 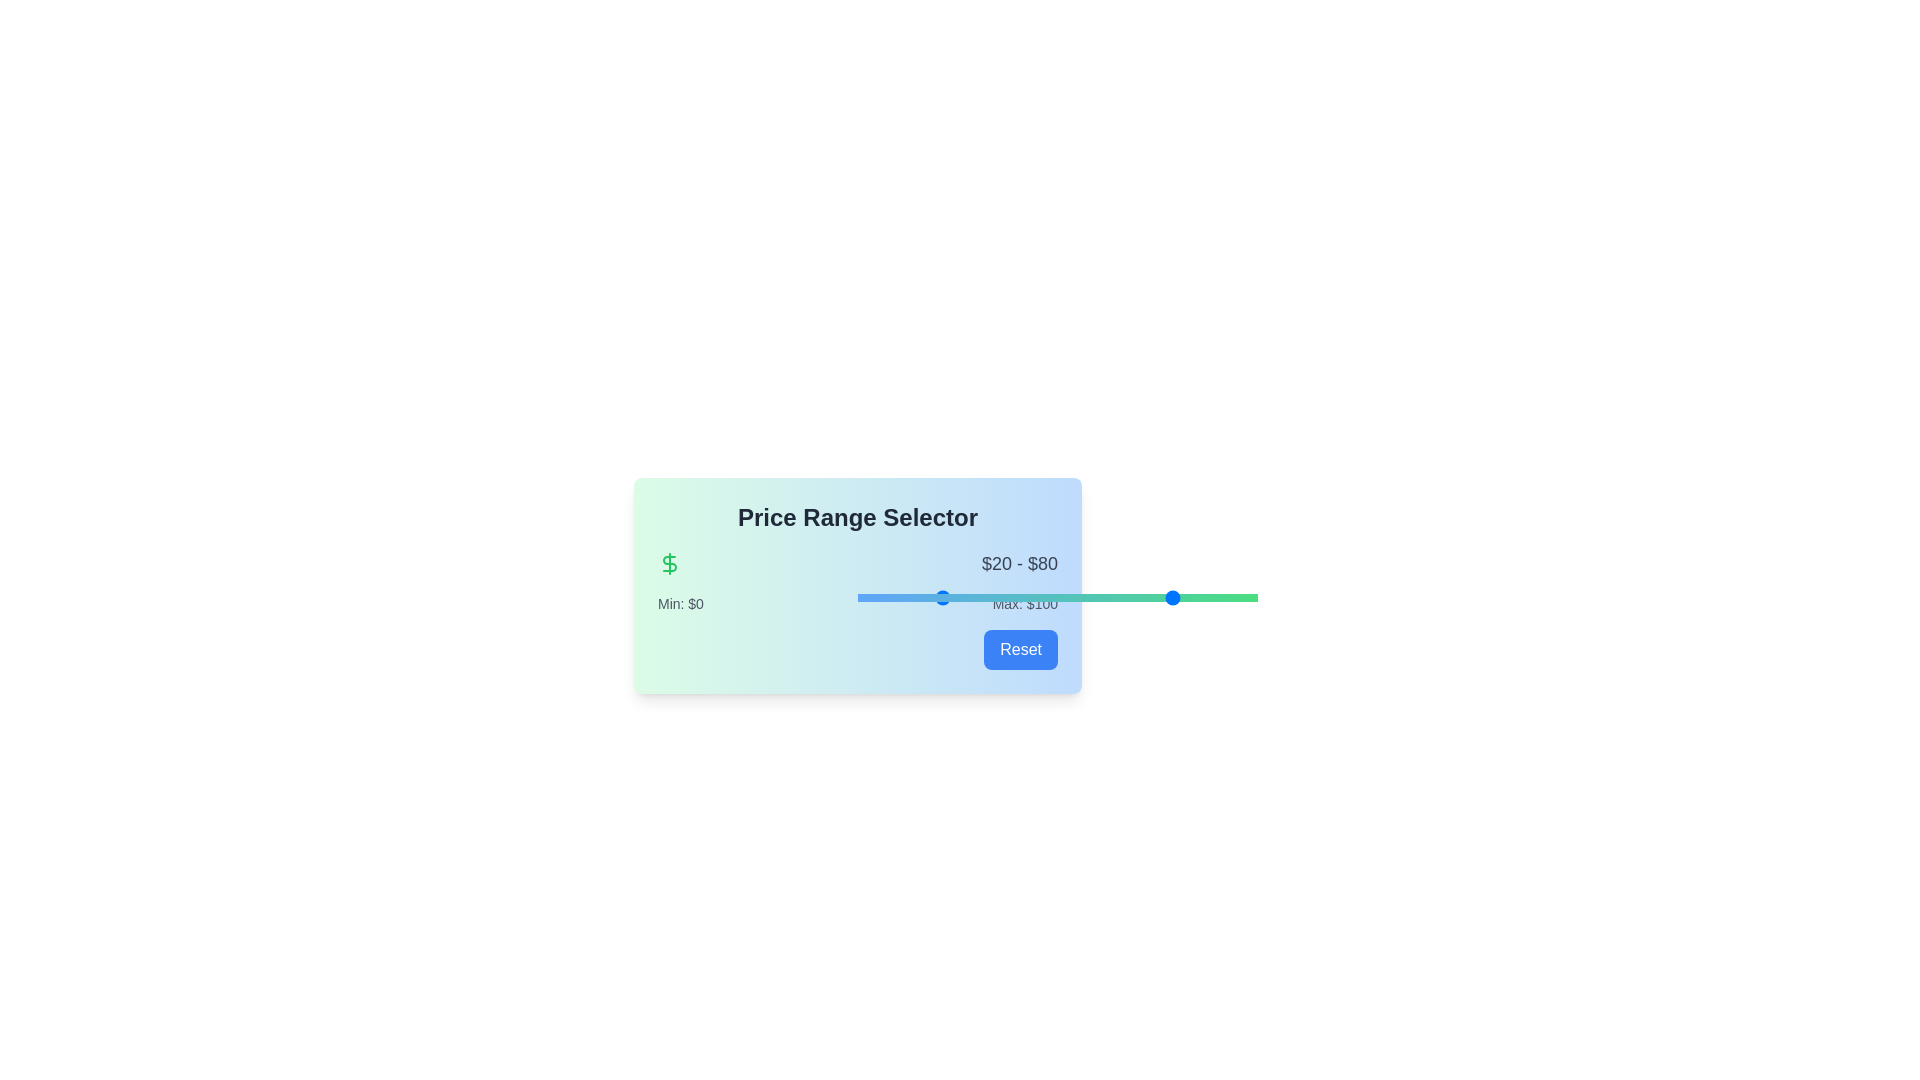 What do you see at coordinates (670, 563) in the screenshot?
I see `the SVG graphic featuring a monetary symbol located in the top-left corner of the 'Price Range Selector' card, which visually signifies monetary values` at bounding box center [670, 563].